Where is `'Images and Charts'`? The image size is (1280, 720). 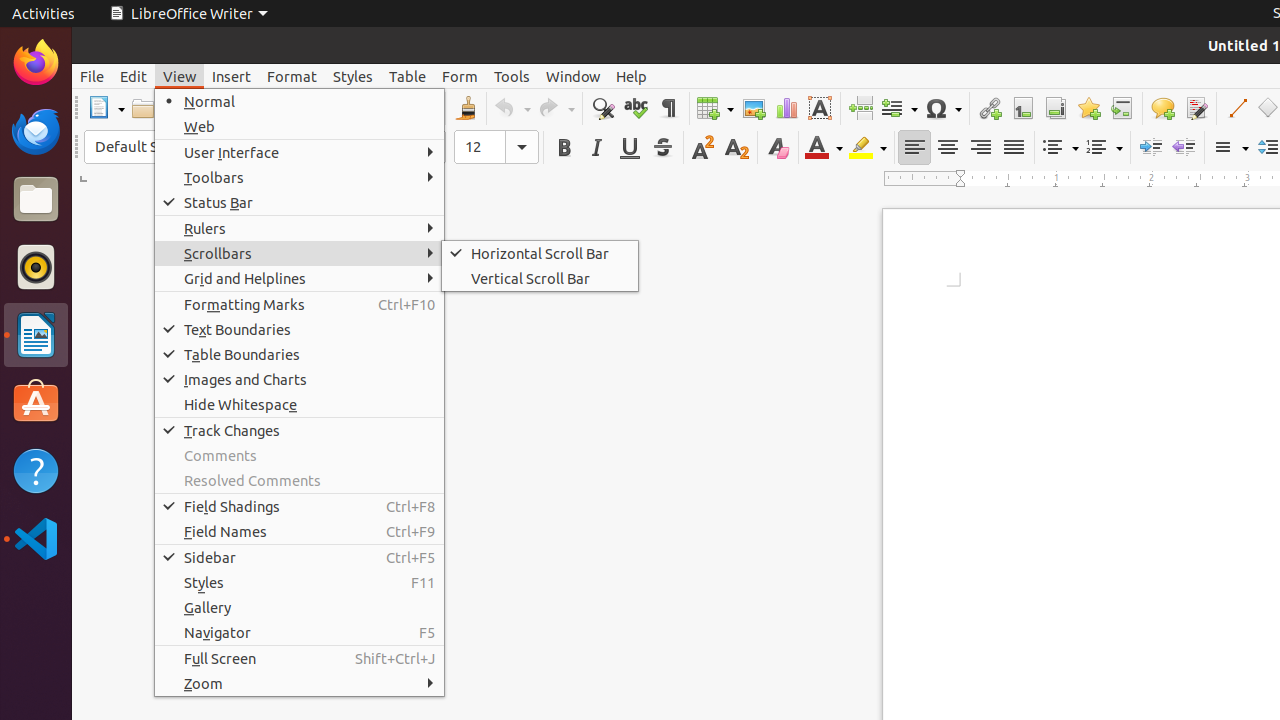 'Images and Charts' is located at coordinates (298, 379).